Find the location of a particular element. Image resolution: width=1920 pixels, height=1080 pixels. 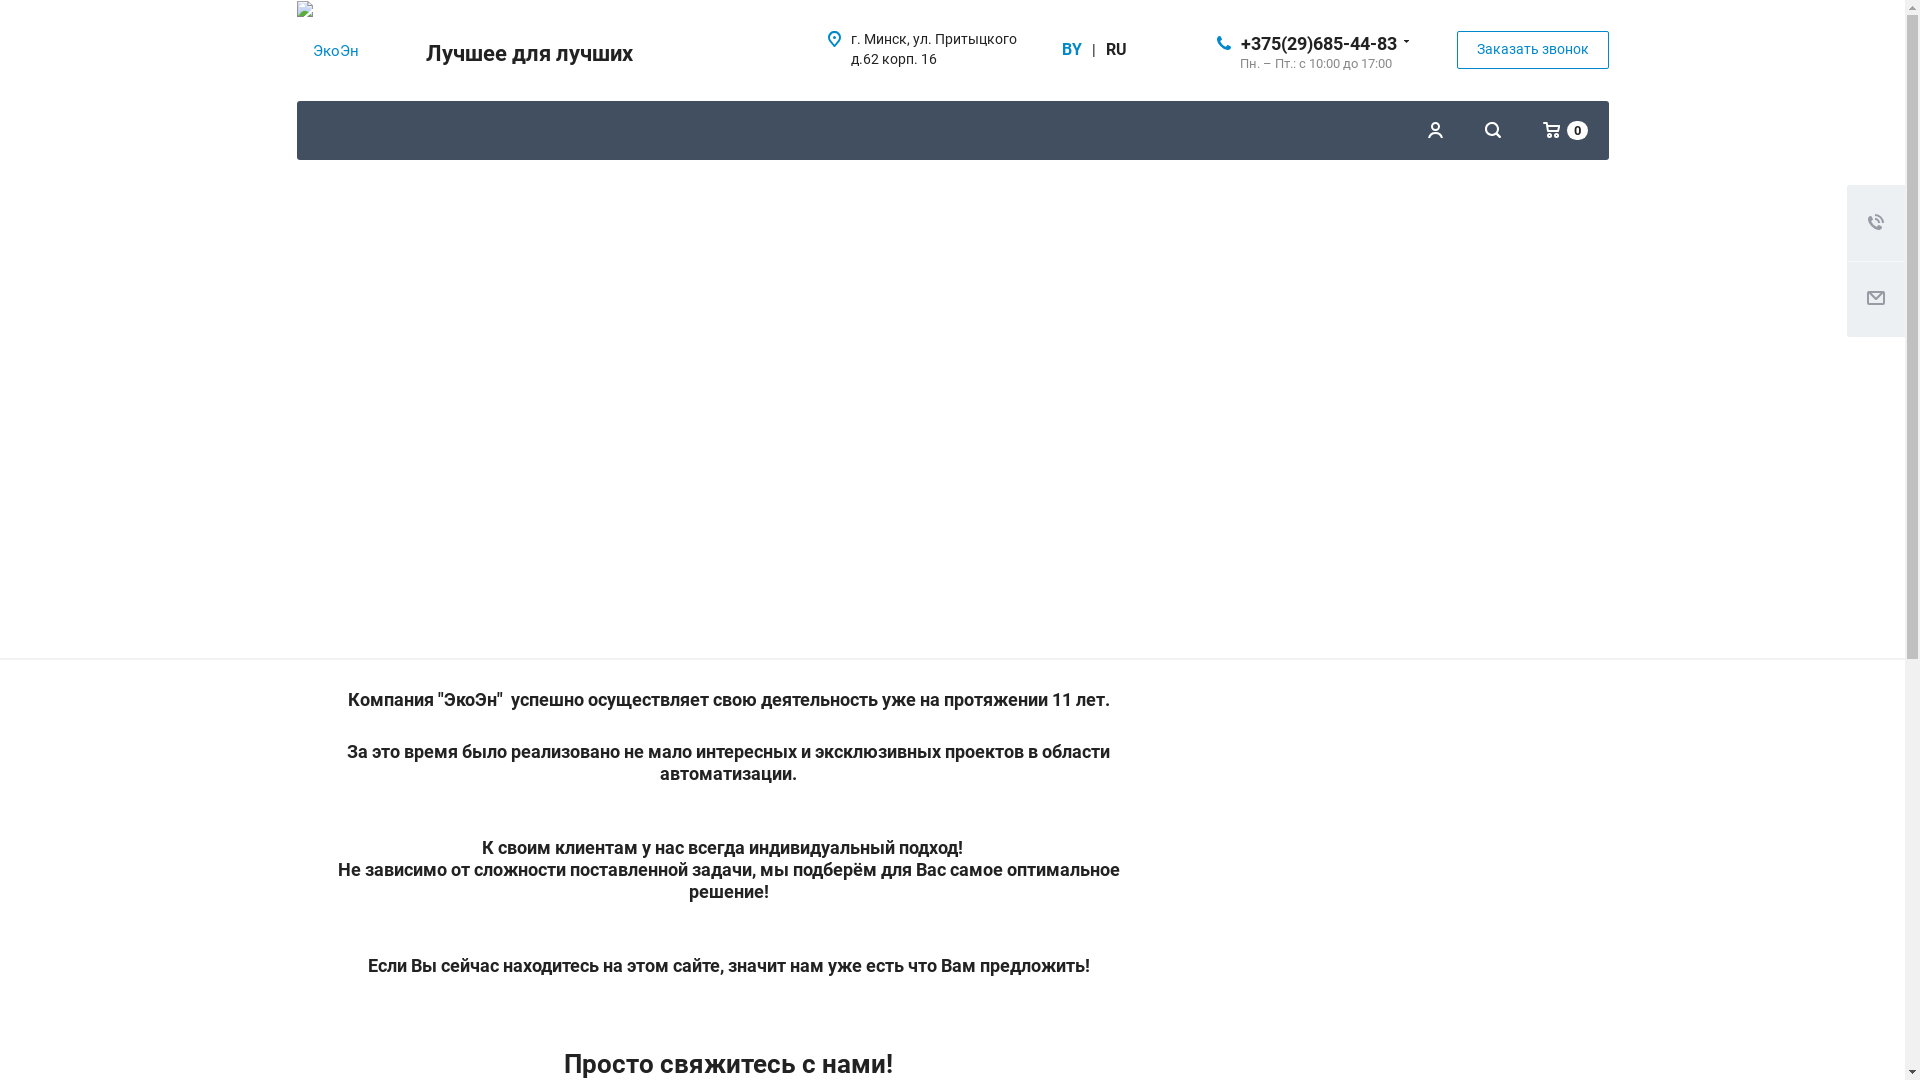

'BY' is located at coordinates (1070, 49).